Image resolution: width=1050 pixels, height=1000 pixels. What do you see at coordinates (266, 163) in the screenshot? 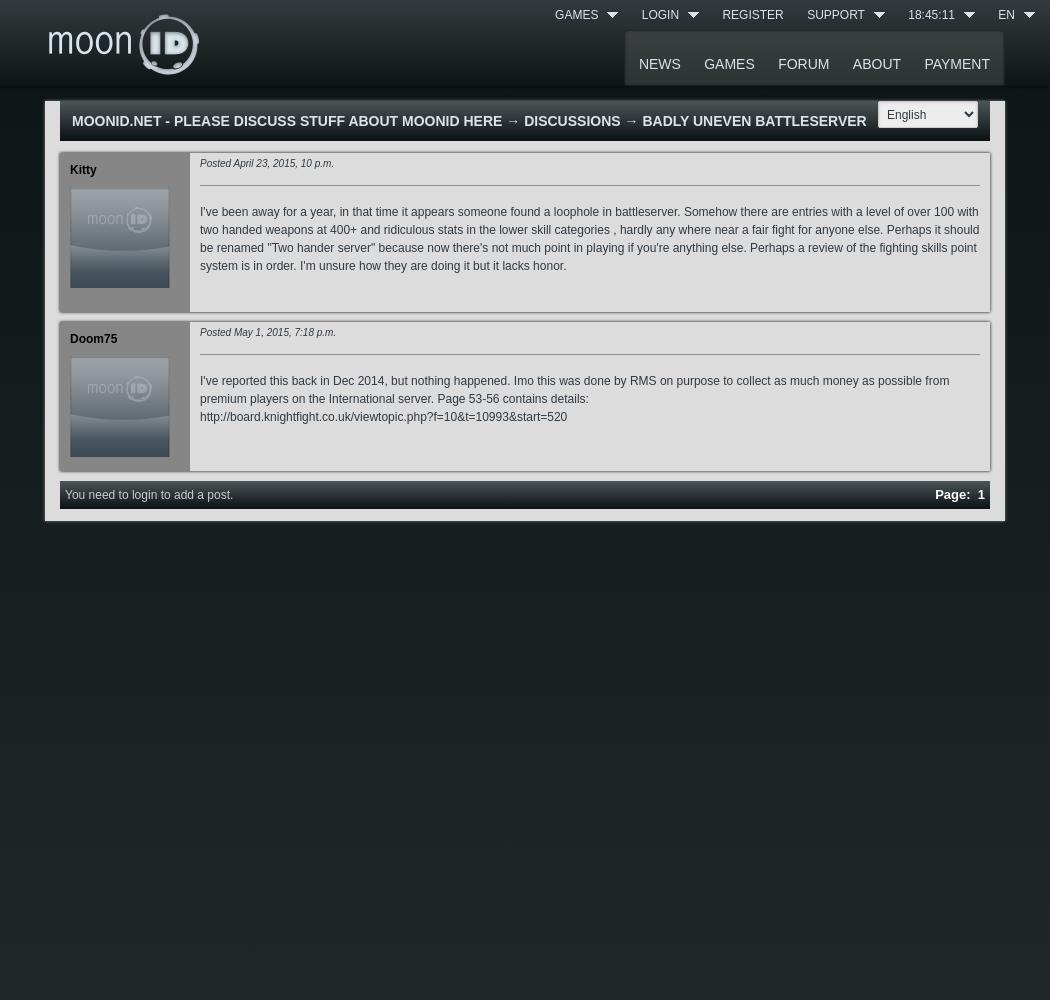
I see `'Posted April 23, 2015, 10 p.m.'` at bounding box center [266, 163].